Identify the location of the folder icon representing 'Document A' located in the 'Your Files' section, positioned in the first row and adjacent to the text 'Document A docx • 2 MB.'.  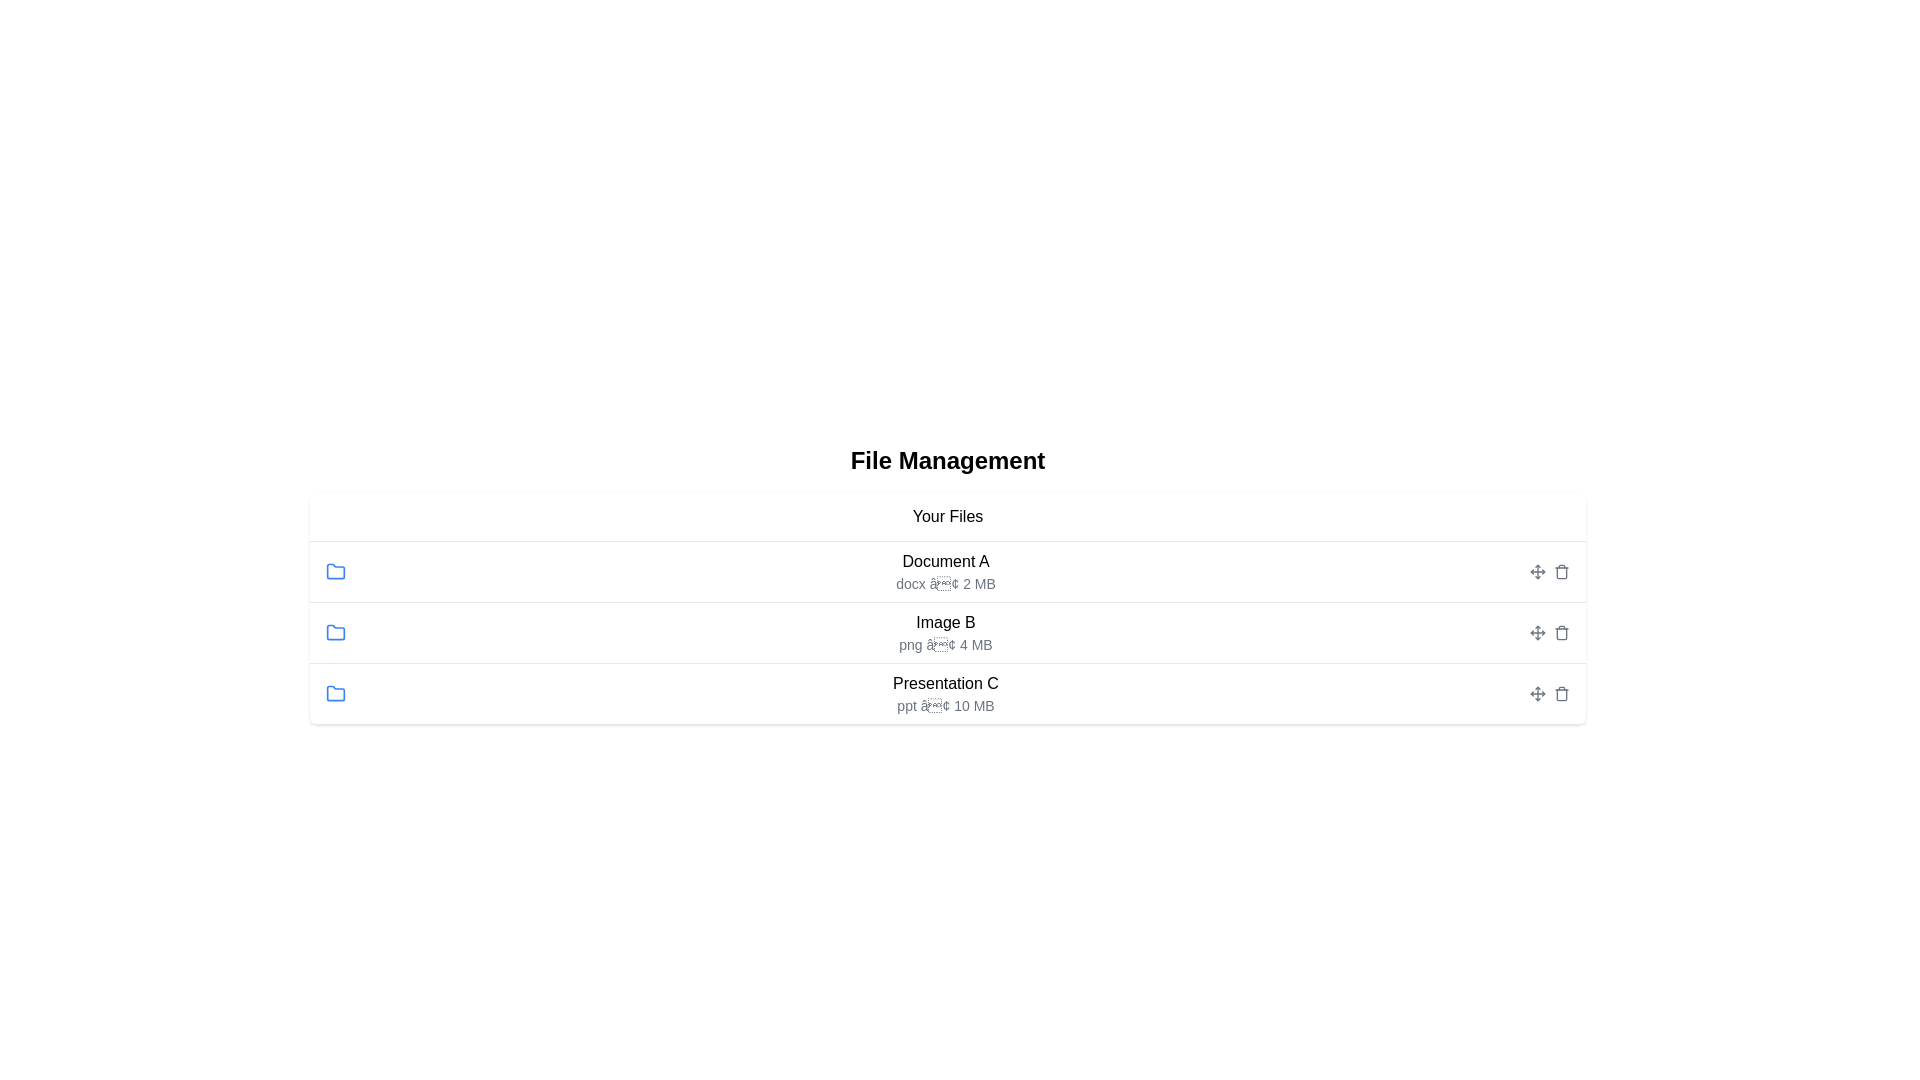
(336, 571).